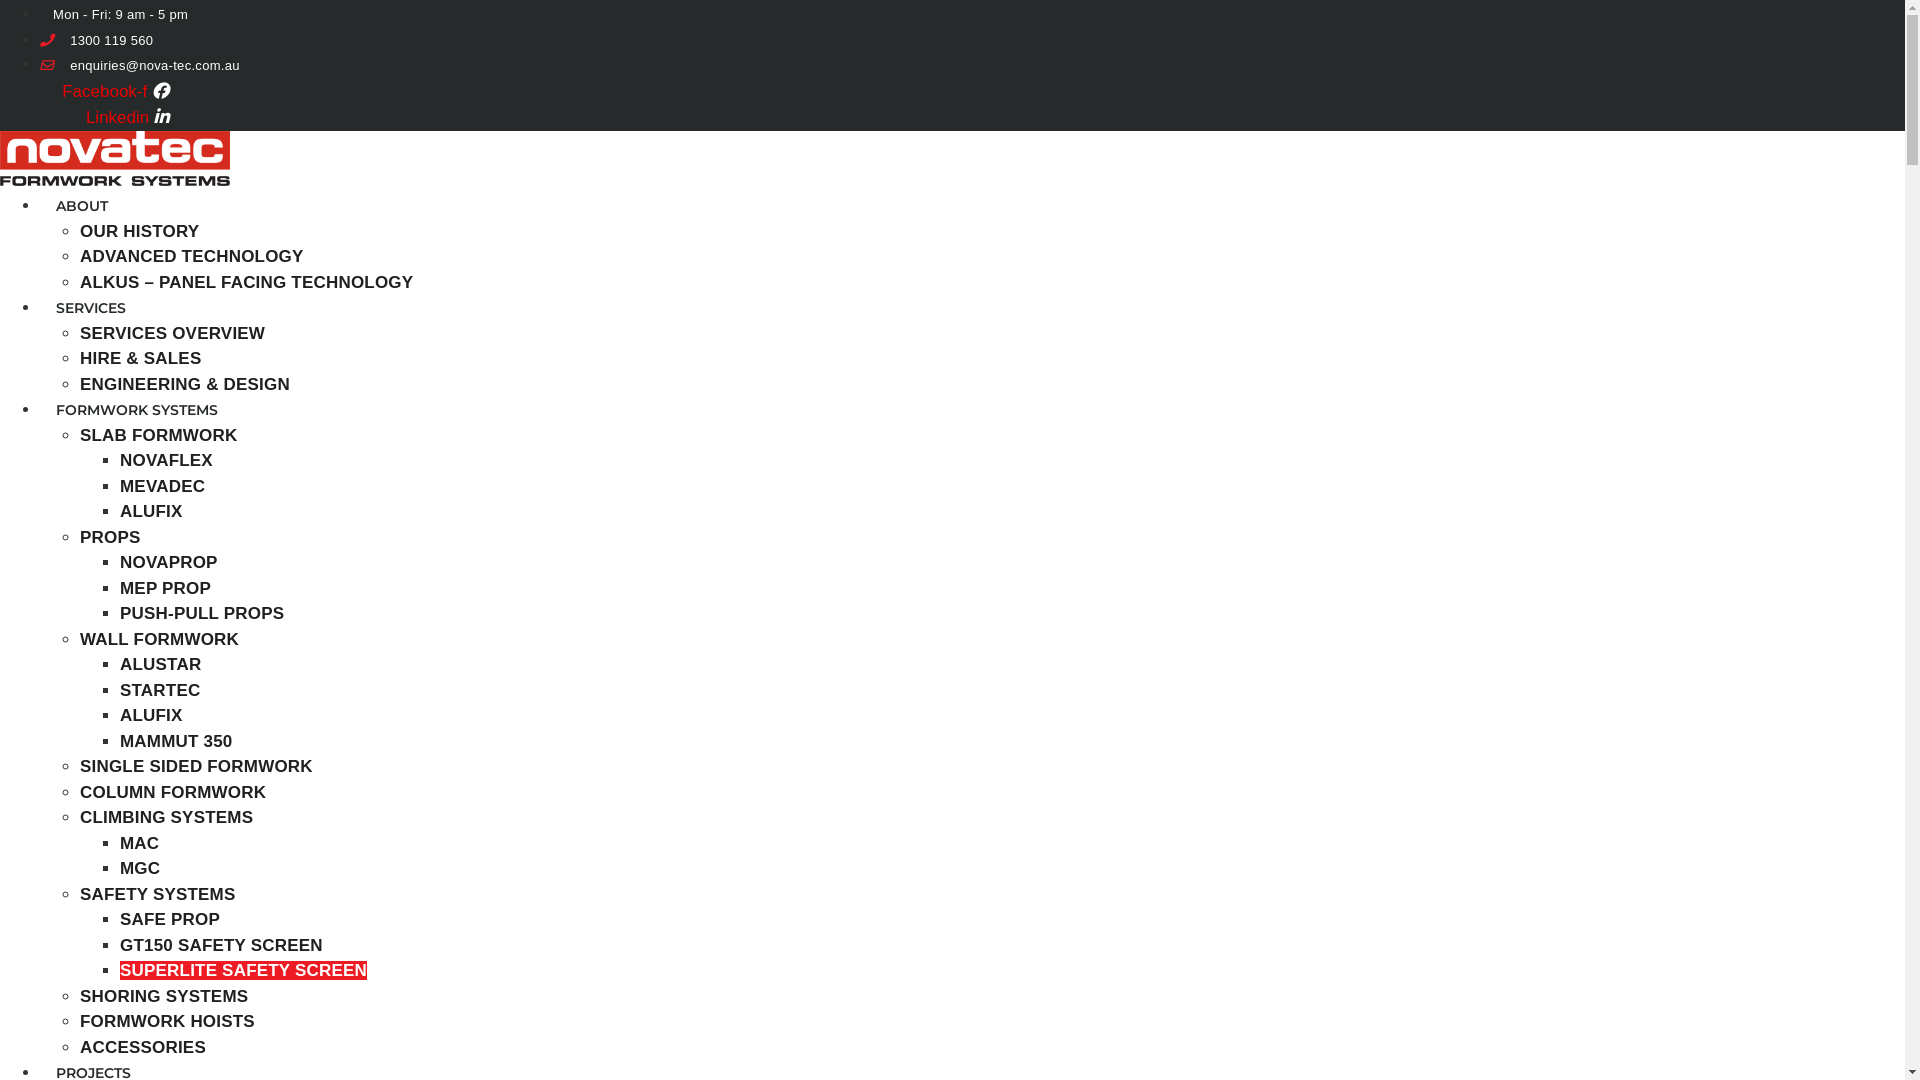 The image size is (1920, 1080). What do you see at coordinates (201, 612) in the screenshot?
I see `'PUSH-PULL PROPS'` at bounding box center [201, 612].